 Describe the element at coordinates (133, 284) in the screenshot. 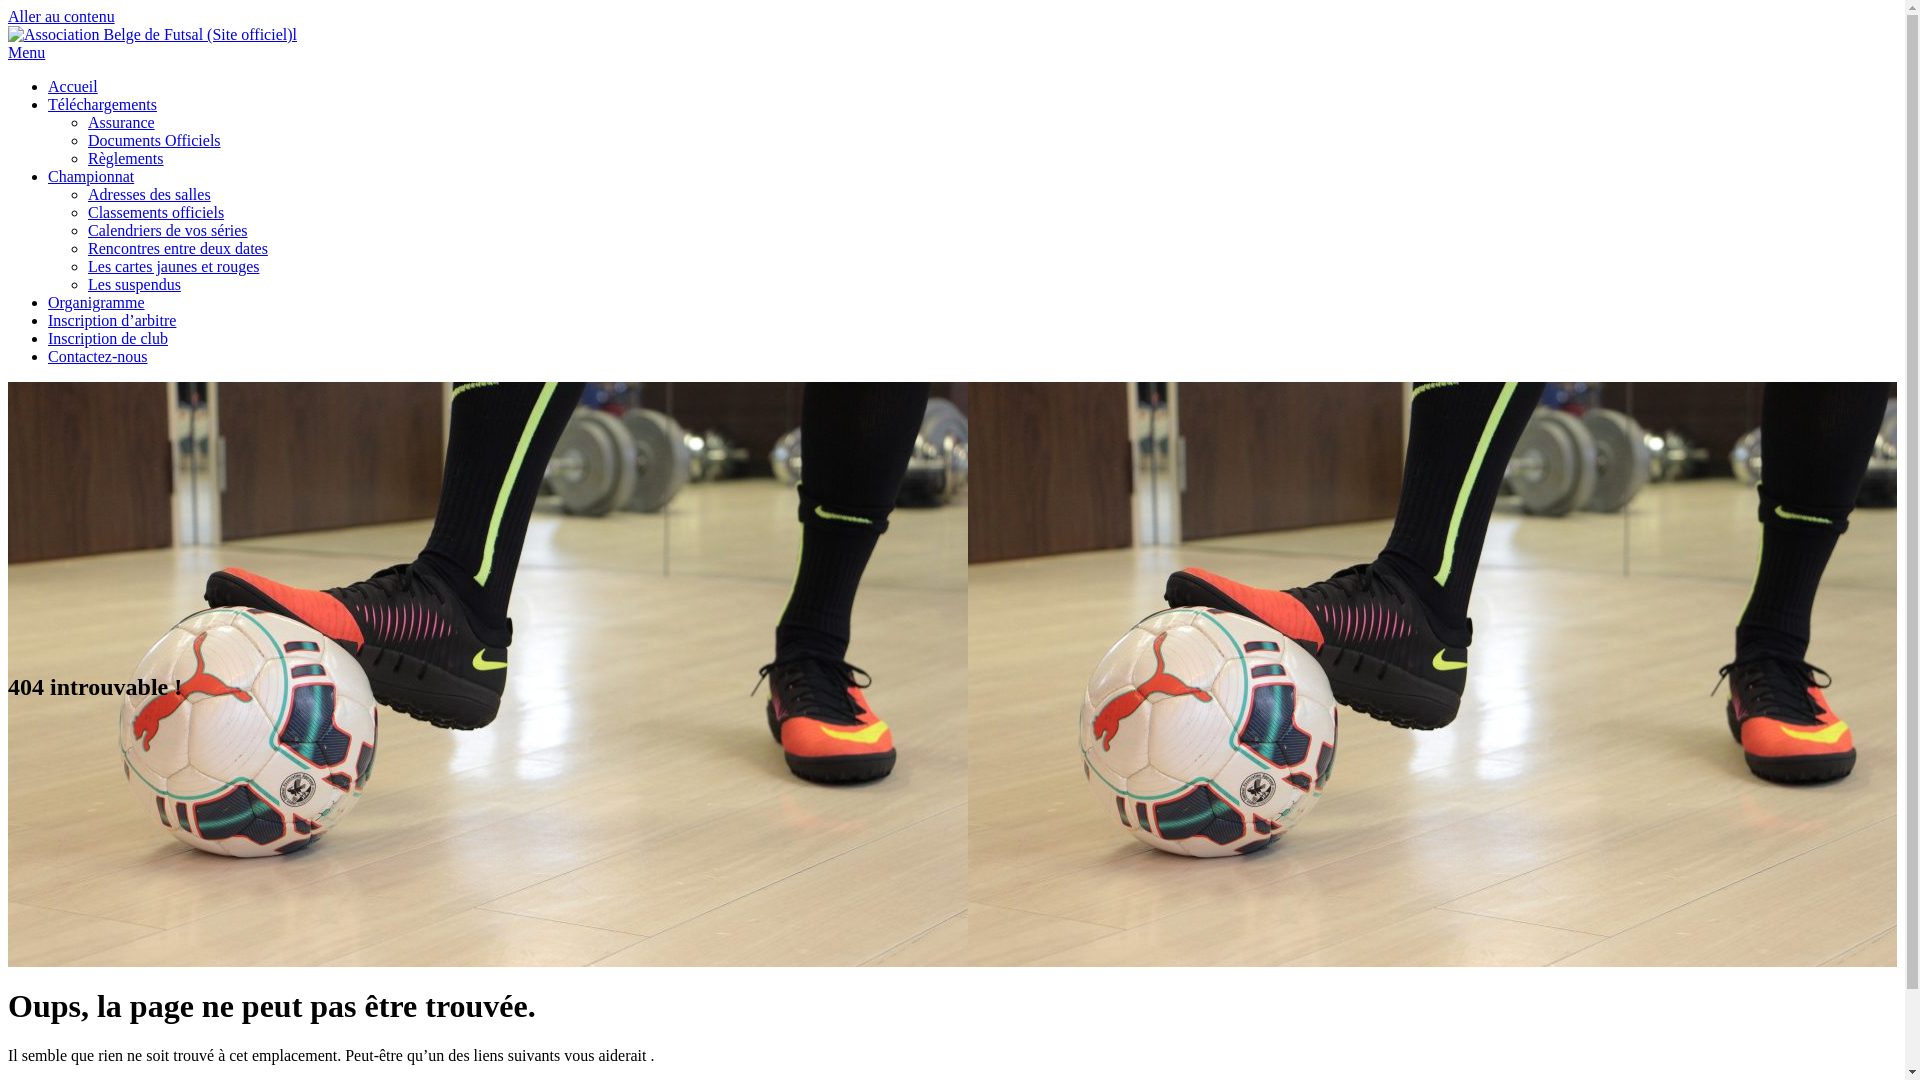

I see `'Les suspendus'` at that location.